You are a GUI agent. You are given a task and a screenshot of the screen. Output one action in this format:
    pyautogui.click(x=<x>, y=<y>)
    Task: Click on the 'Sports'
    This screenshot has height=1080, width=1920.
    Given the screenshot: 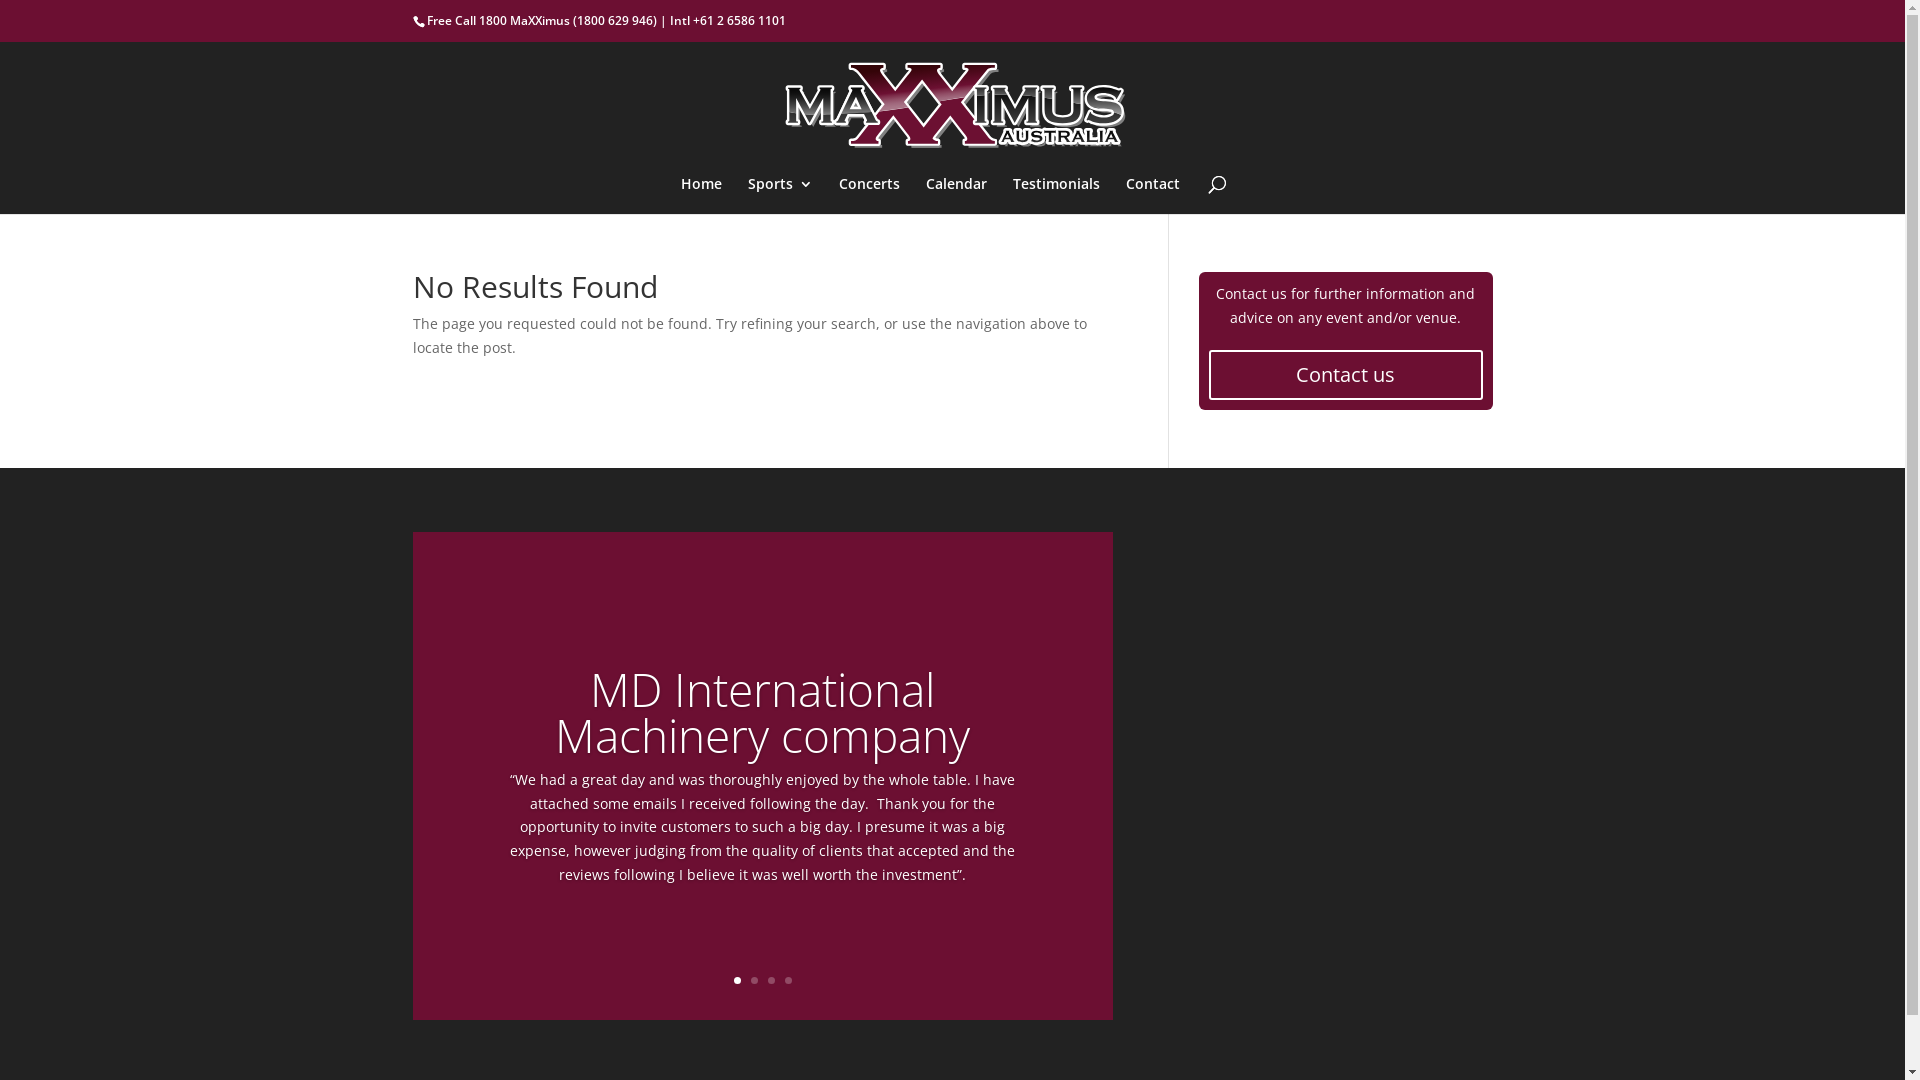 What is the action you would take?
    pyautogui.click(x=747, y=195)
    